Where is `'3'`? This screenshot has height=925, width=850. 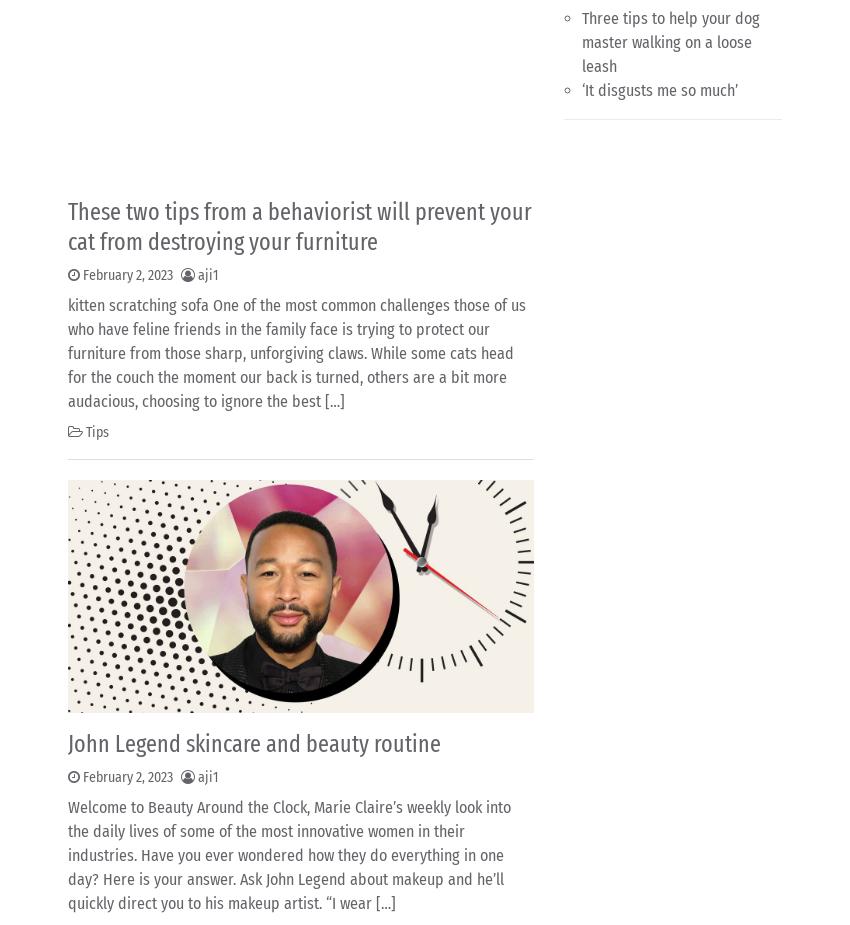 '3' is located at coordinates (126, 760).